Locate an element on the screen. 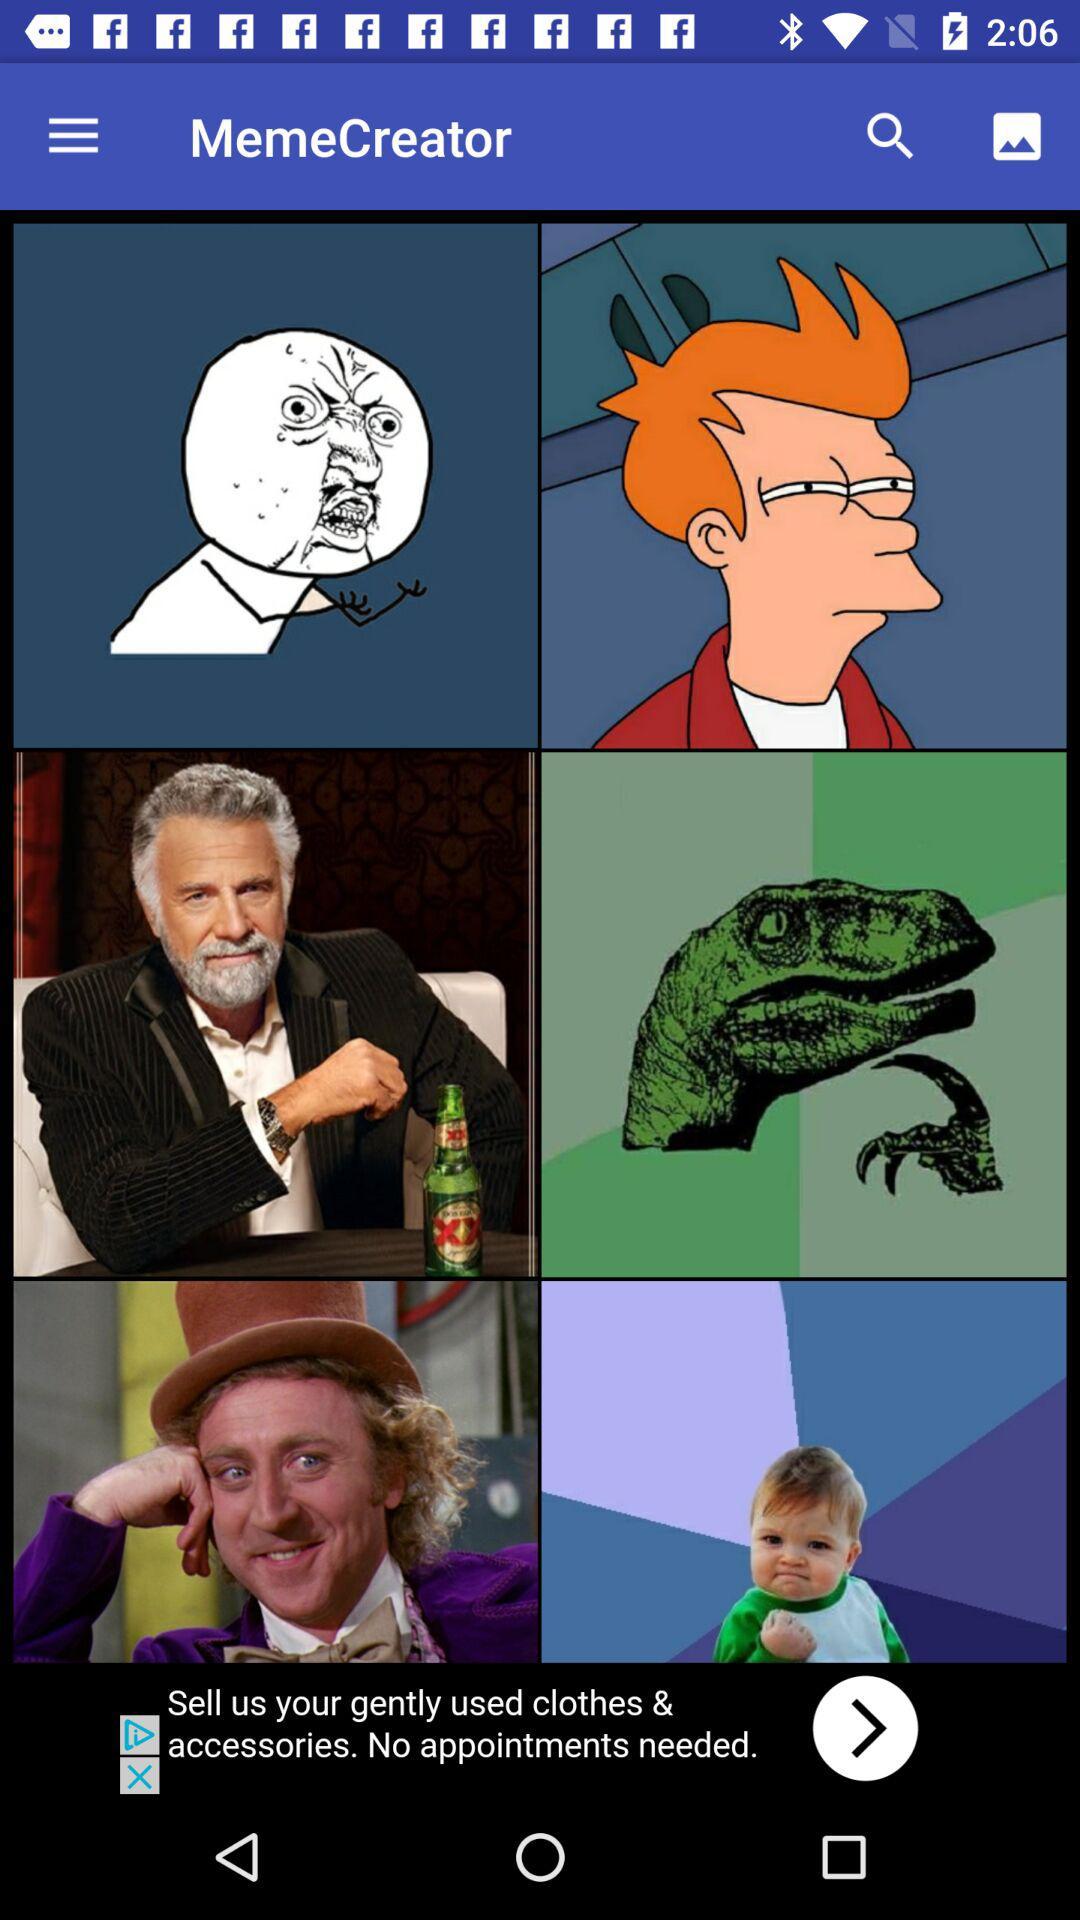 The height and width of the screenshot is (1920, 1080). meme is located at coordinates (275, 485).